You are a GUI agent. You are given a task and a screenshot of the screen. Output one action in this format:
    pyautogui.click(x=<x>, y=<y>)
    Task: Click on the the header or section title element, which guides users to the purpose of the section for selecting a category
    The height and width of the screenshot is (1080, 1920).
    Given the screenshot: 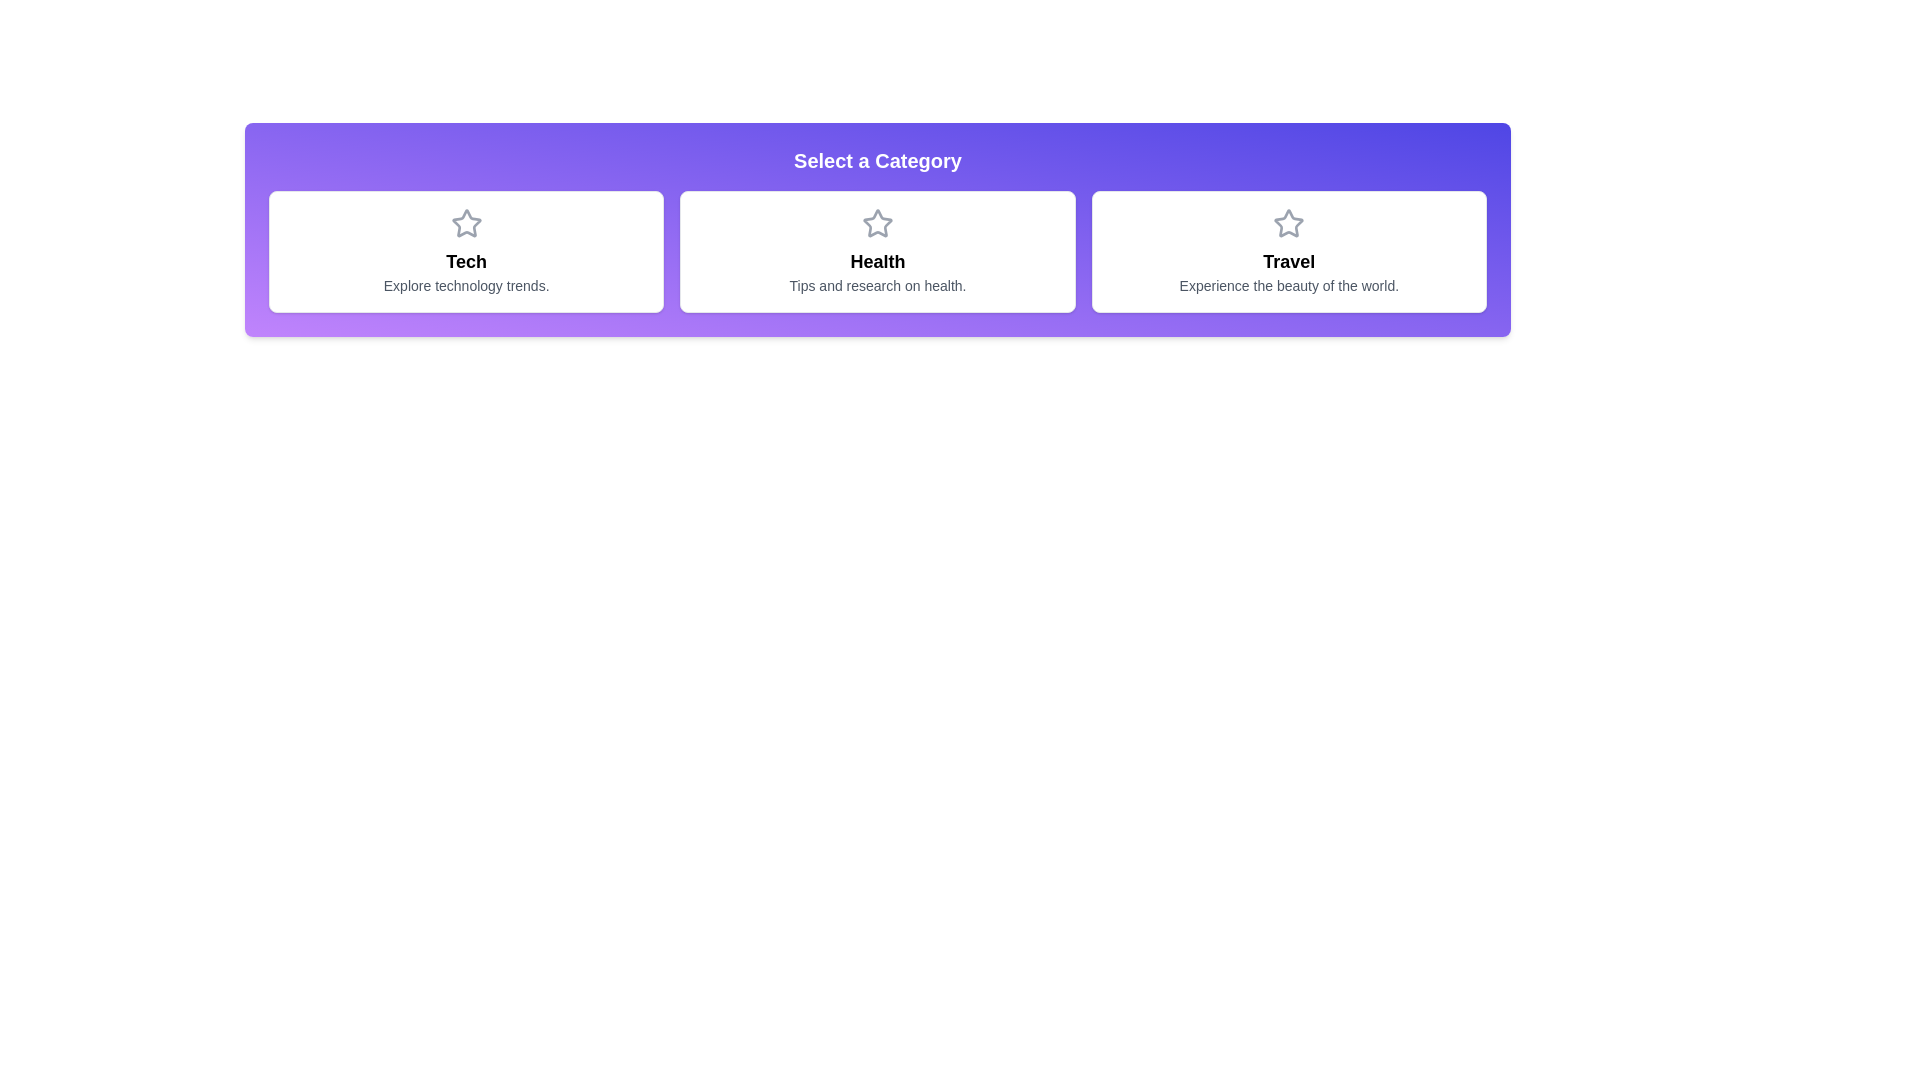 What is the action you would take?
    pyautogui.click(x=878, y=160)
    